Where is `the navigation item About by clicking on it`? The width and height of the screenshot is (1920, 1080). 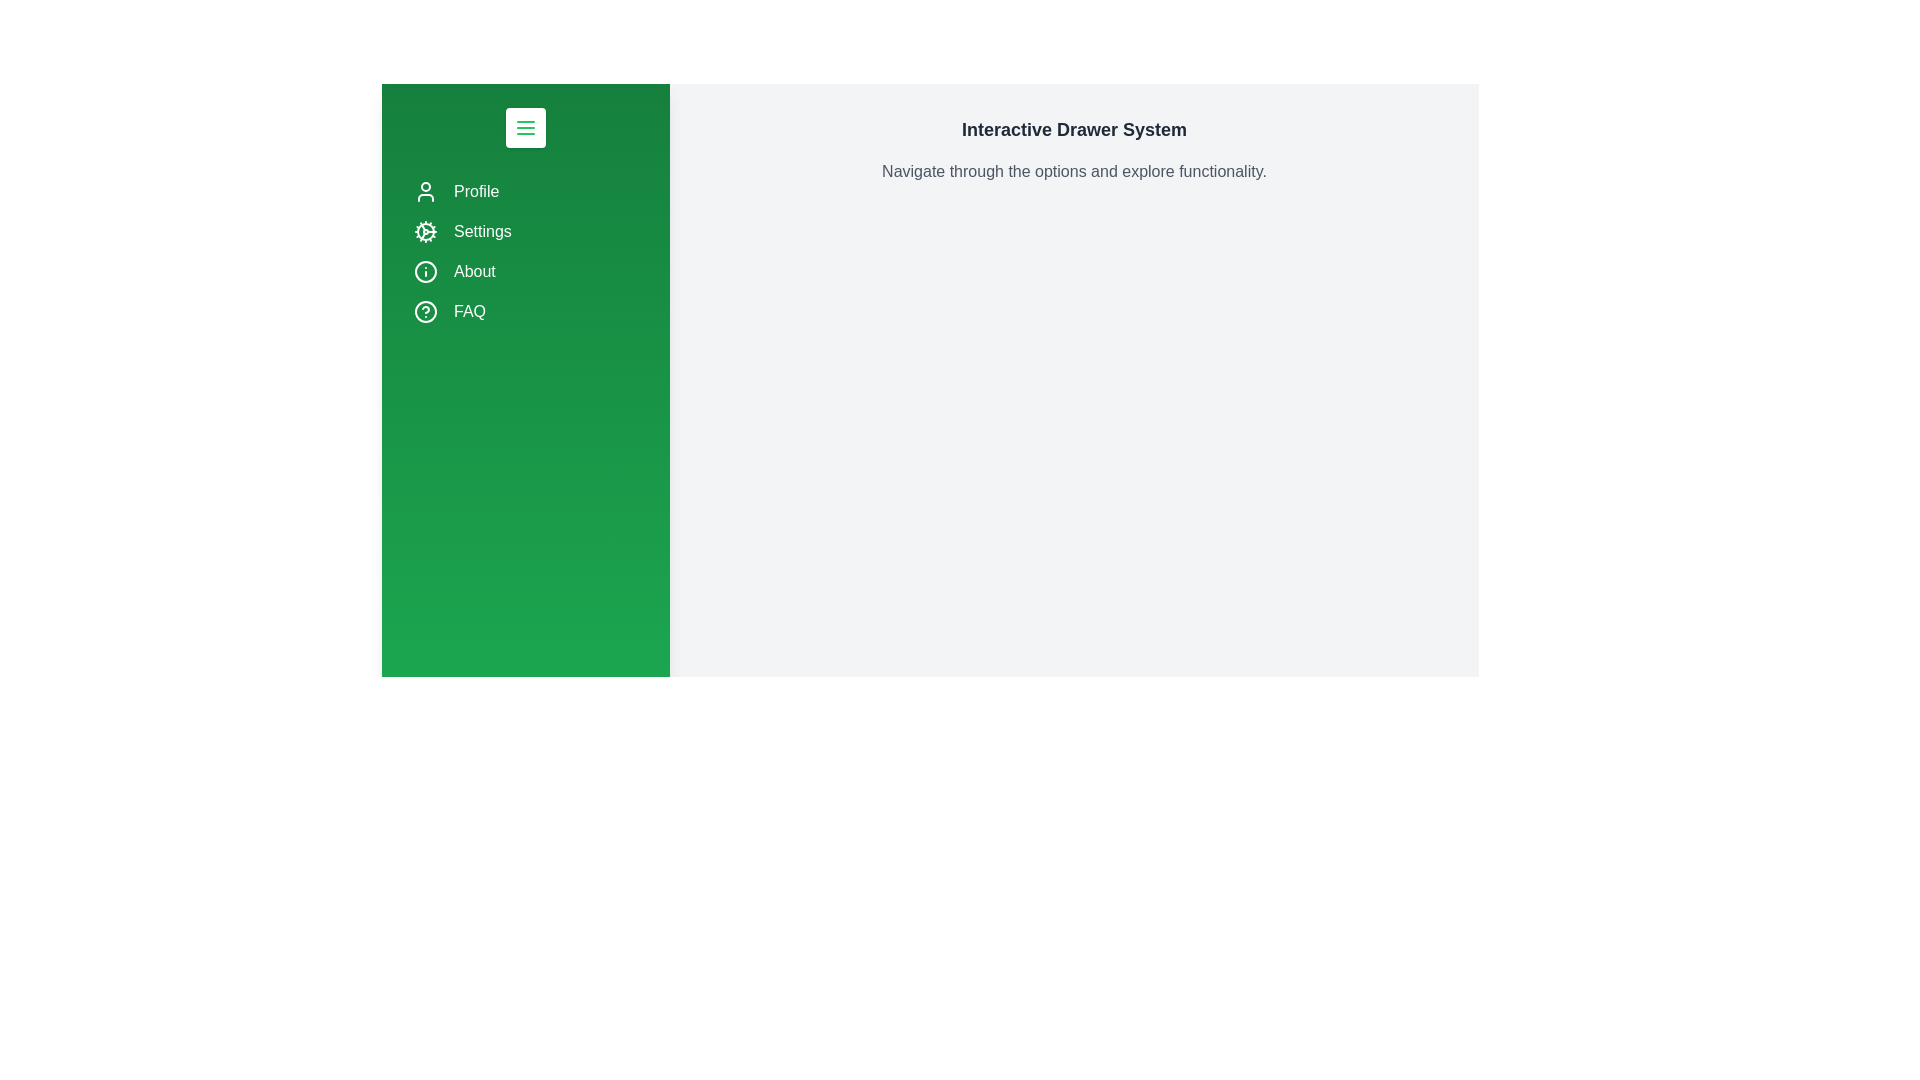
the navigation item About by clicking on it is located at coordinates (526, 272).